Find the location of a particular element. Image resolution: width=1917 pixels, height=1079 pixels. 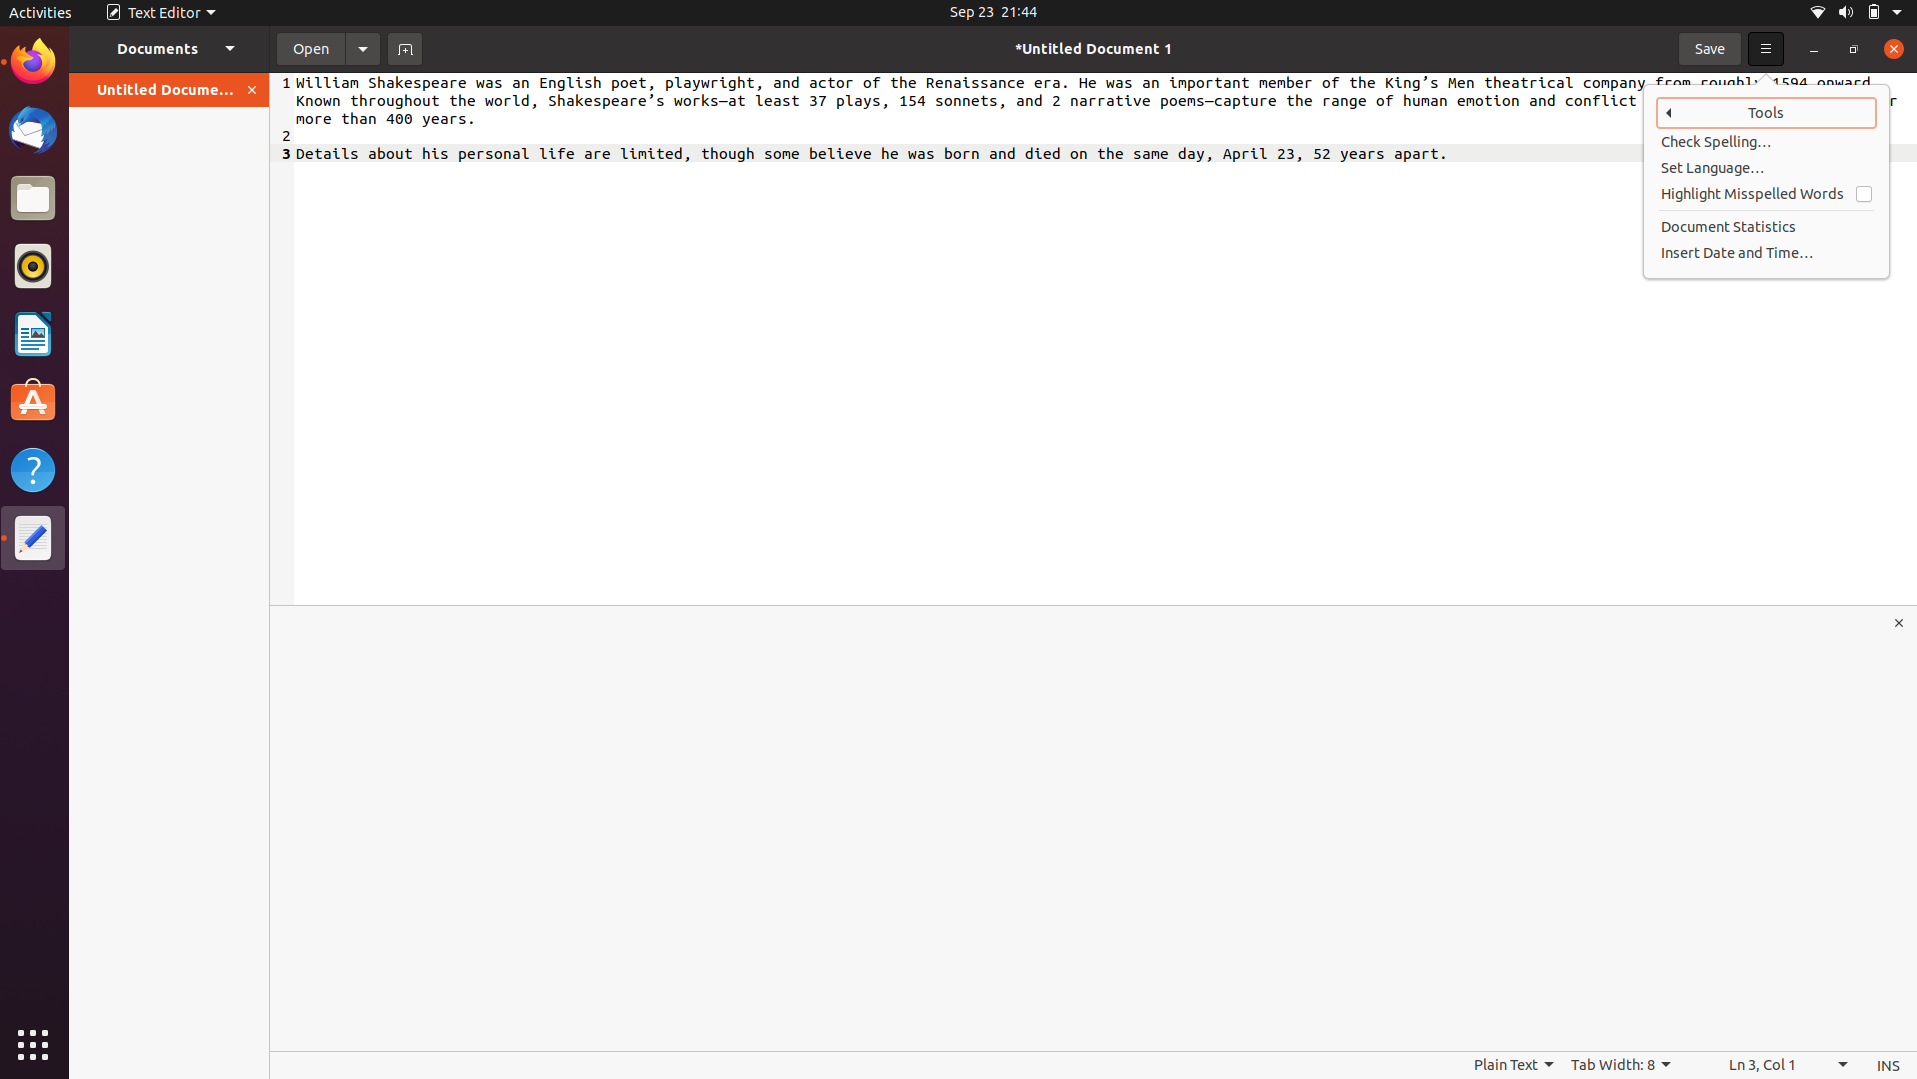

and open the second document in the more documents section is located at coordinates (169, 47).